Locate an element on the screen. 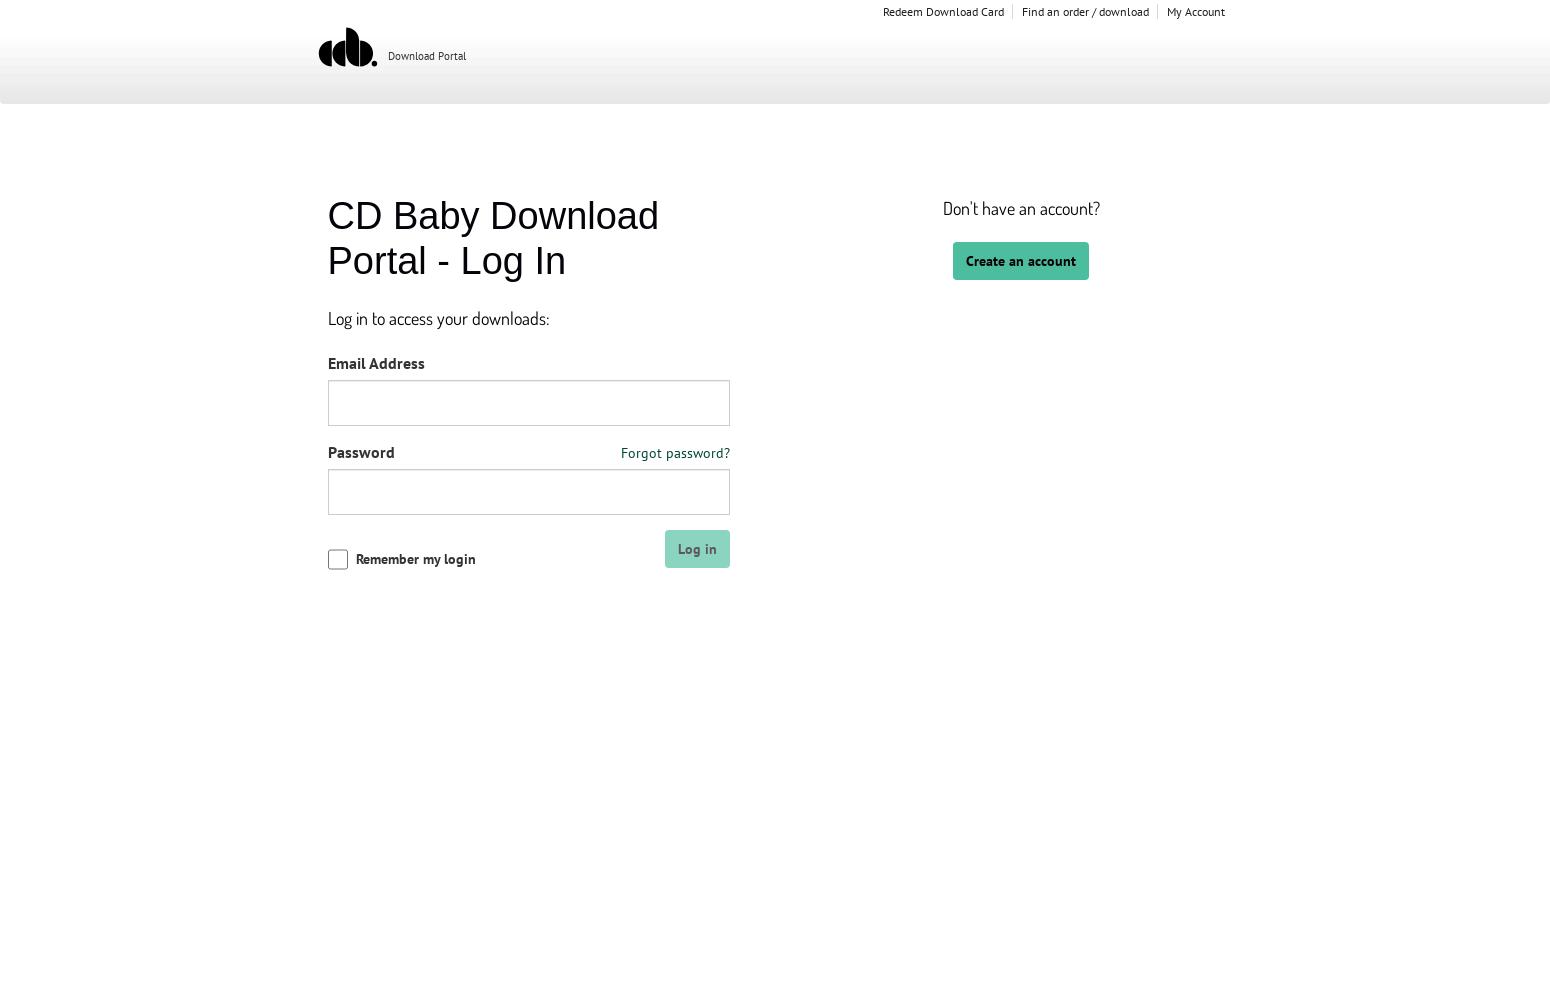 Image resolution: width=1550 pixels, height=1000 pixels. 'Redeem Download Card' is located at coordinates (881, 11).